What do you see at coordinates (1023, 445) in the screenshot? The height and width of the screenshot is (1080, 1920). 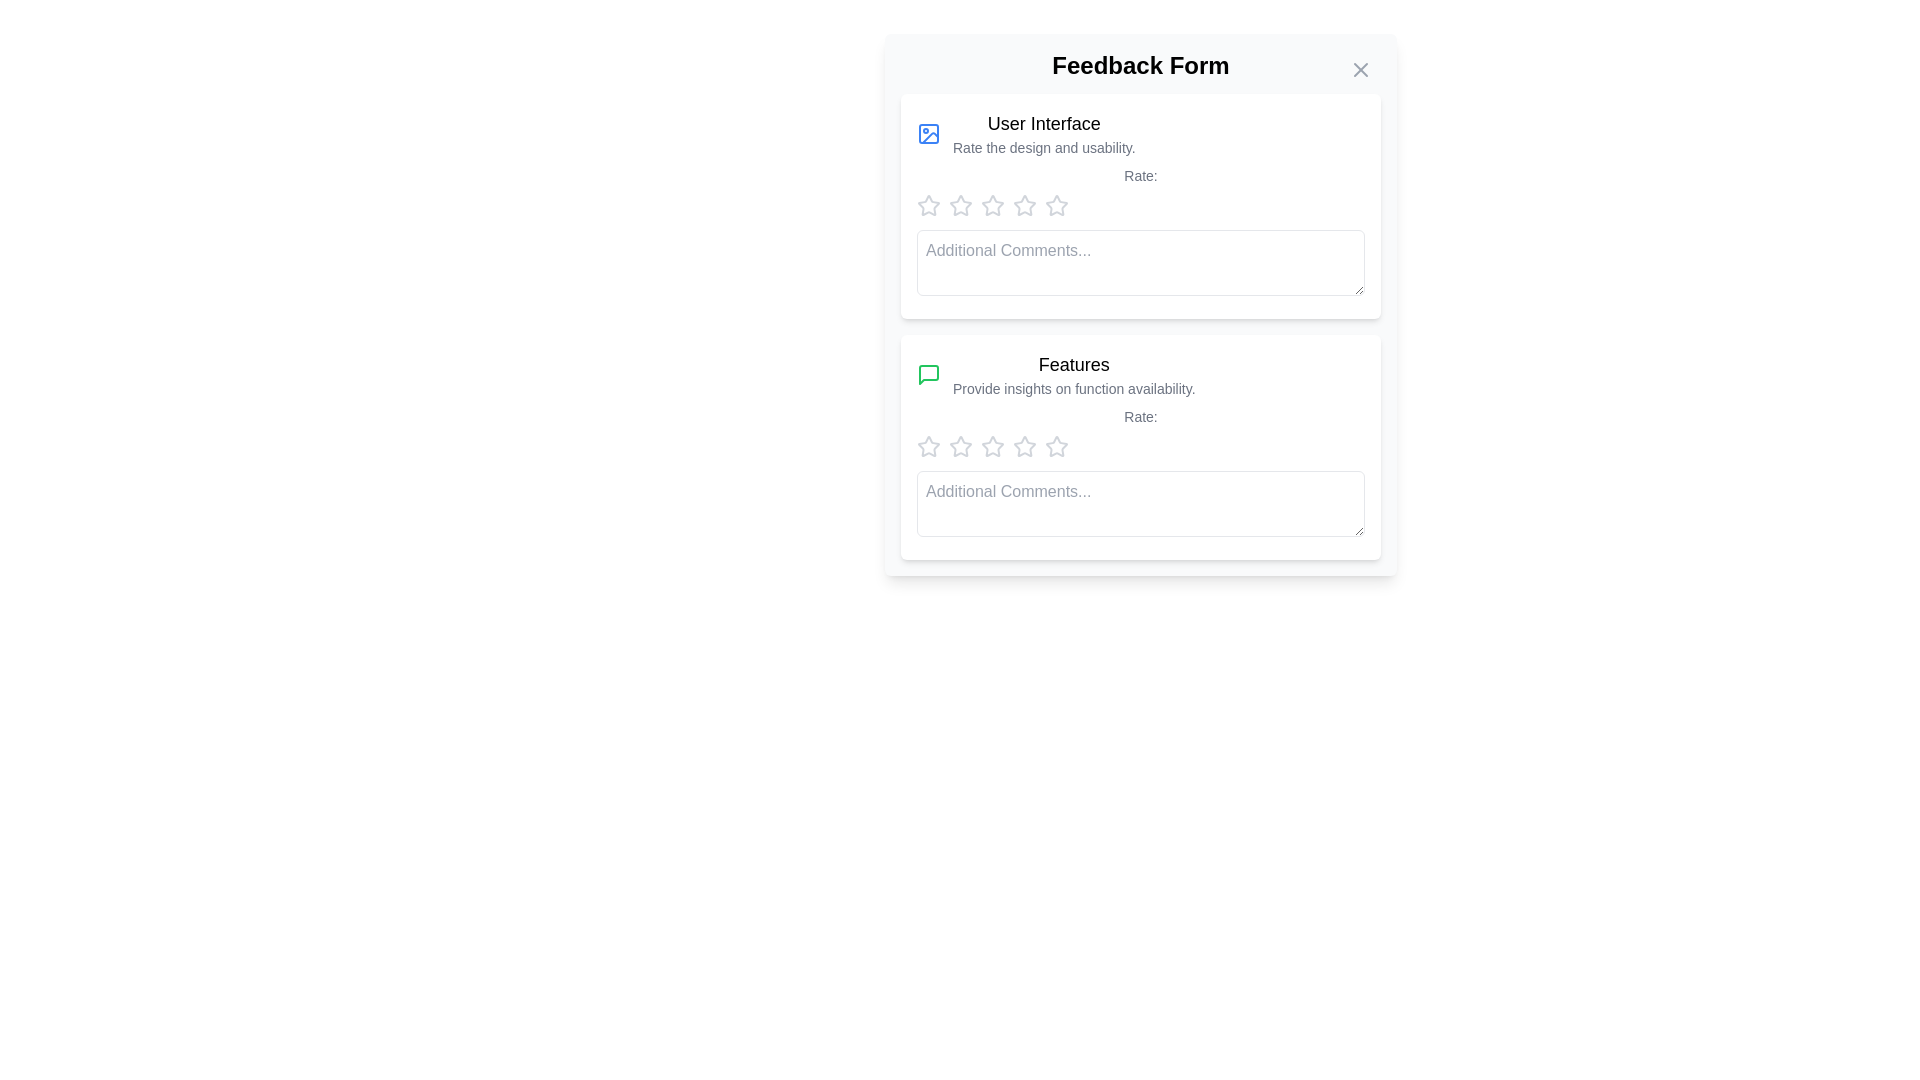 I see `the fourth star icon` at bounding box center [1023, 445].